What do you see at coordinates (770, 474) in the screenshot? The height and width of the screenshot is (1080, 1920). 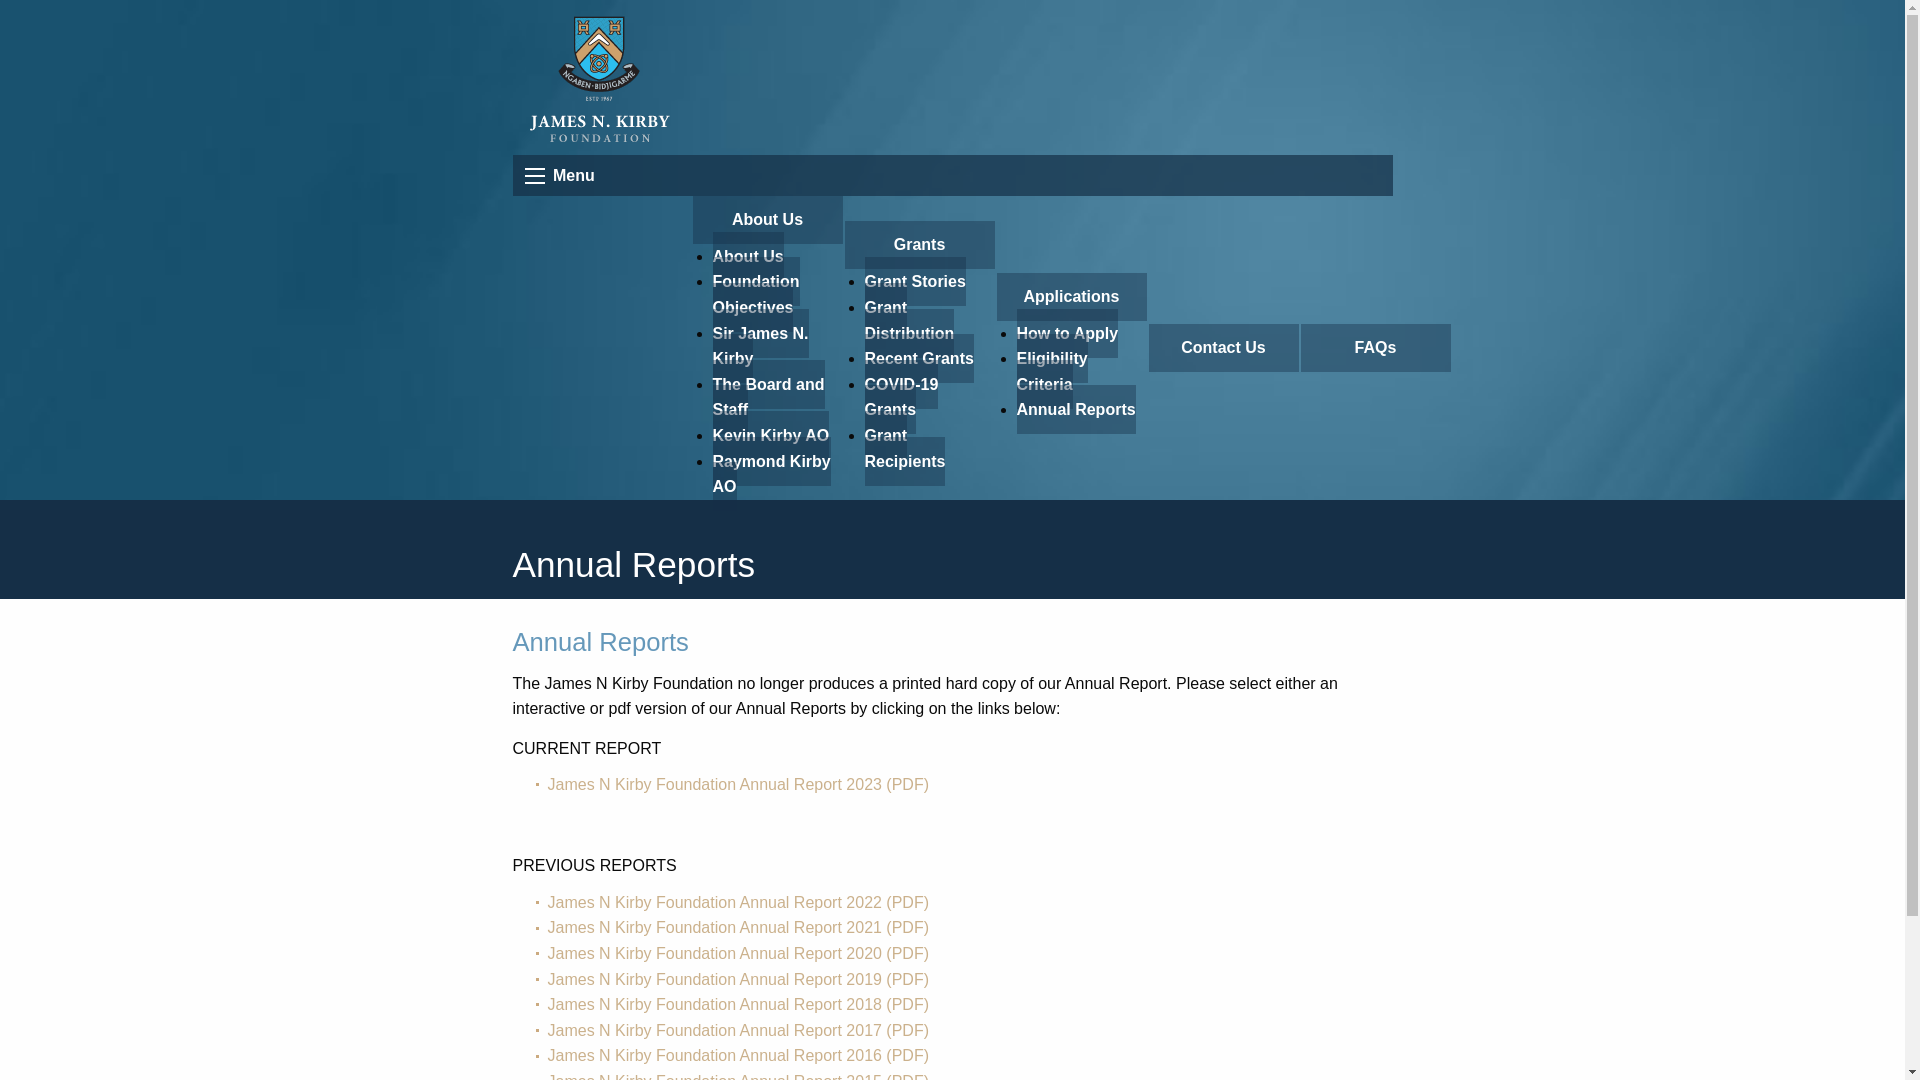 I see `'Raymond Kirby AO'` at bounding box center [770, 474].